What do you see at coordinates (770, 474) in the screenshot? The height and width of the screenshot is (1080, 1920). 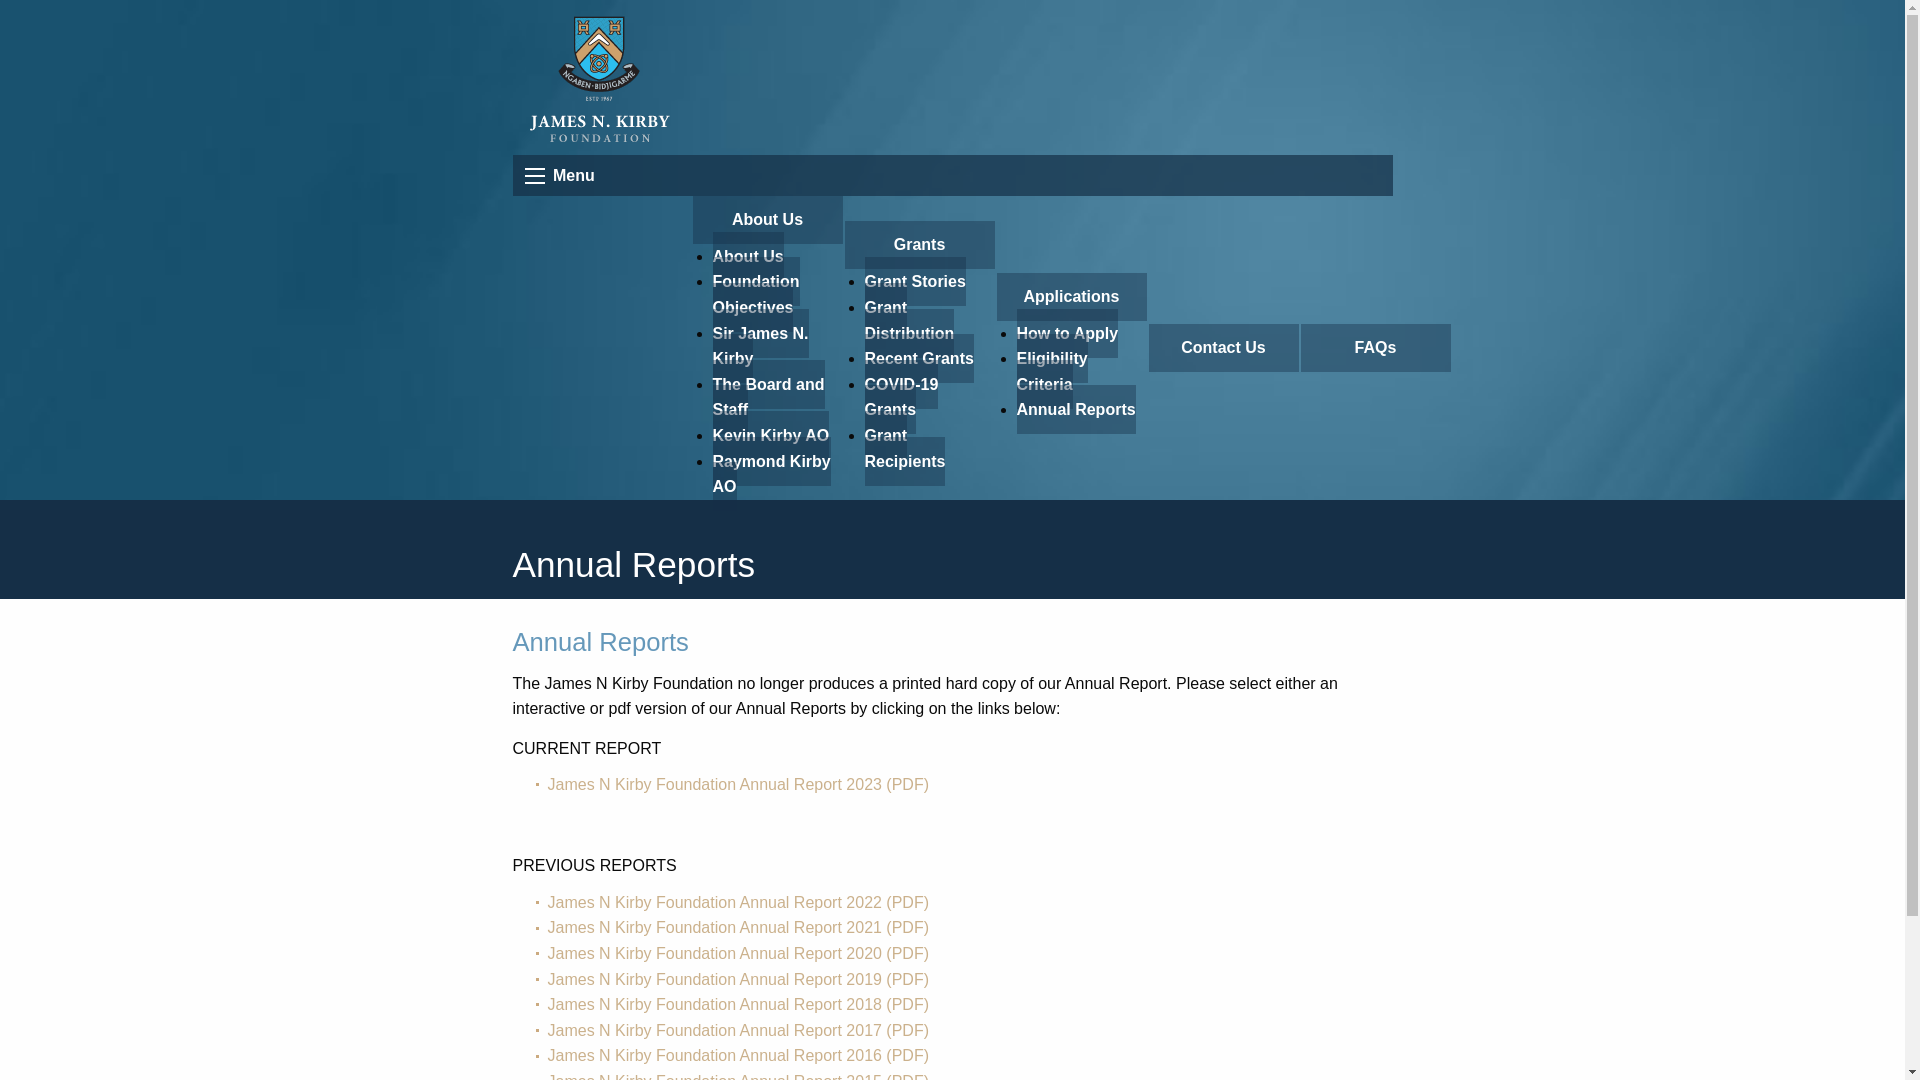 I see `'Raymond Kirby AO'` at bounding box center [770, 474].